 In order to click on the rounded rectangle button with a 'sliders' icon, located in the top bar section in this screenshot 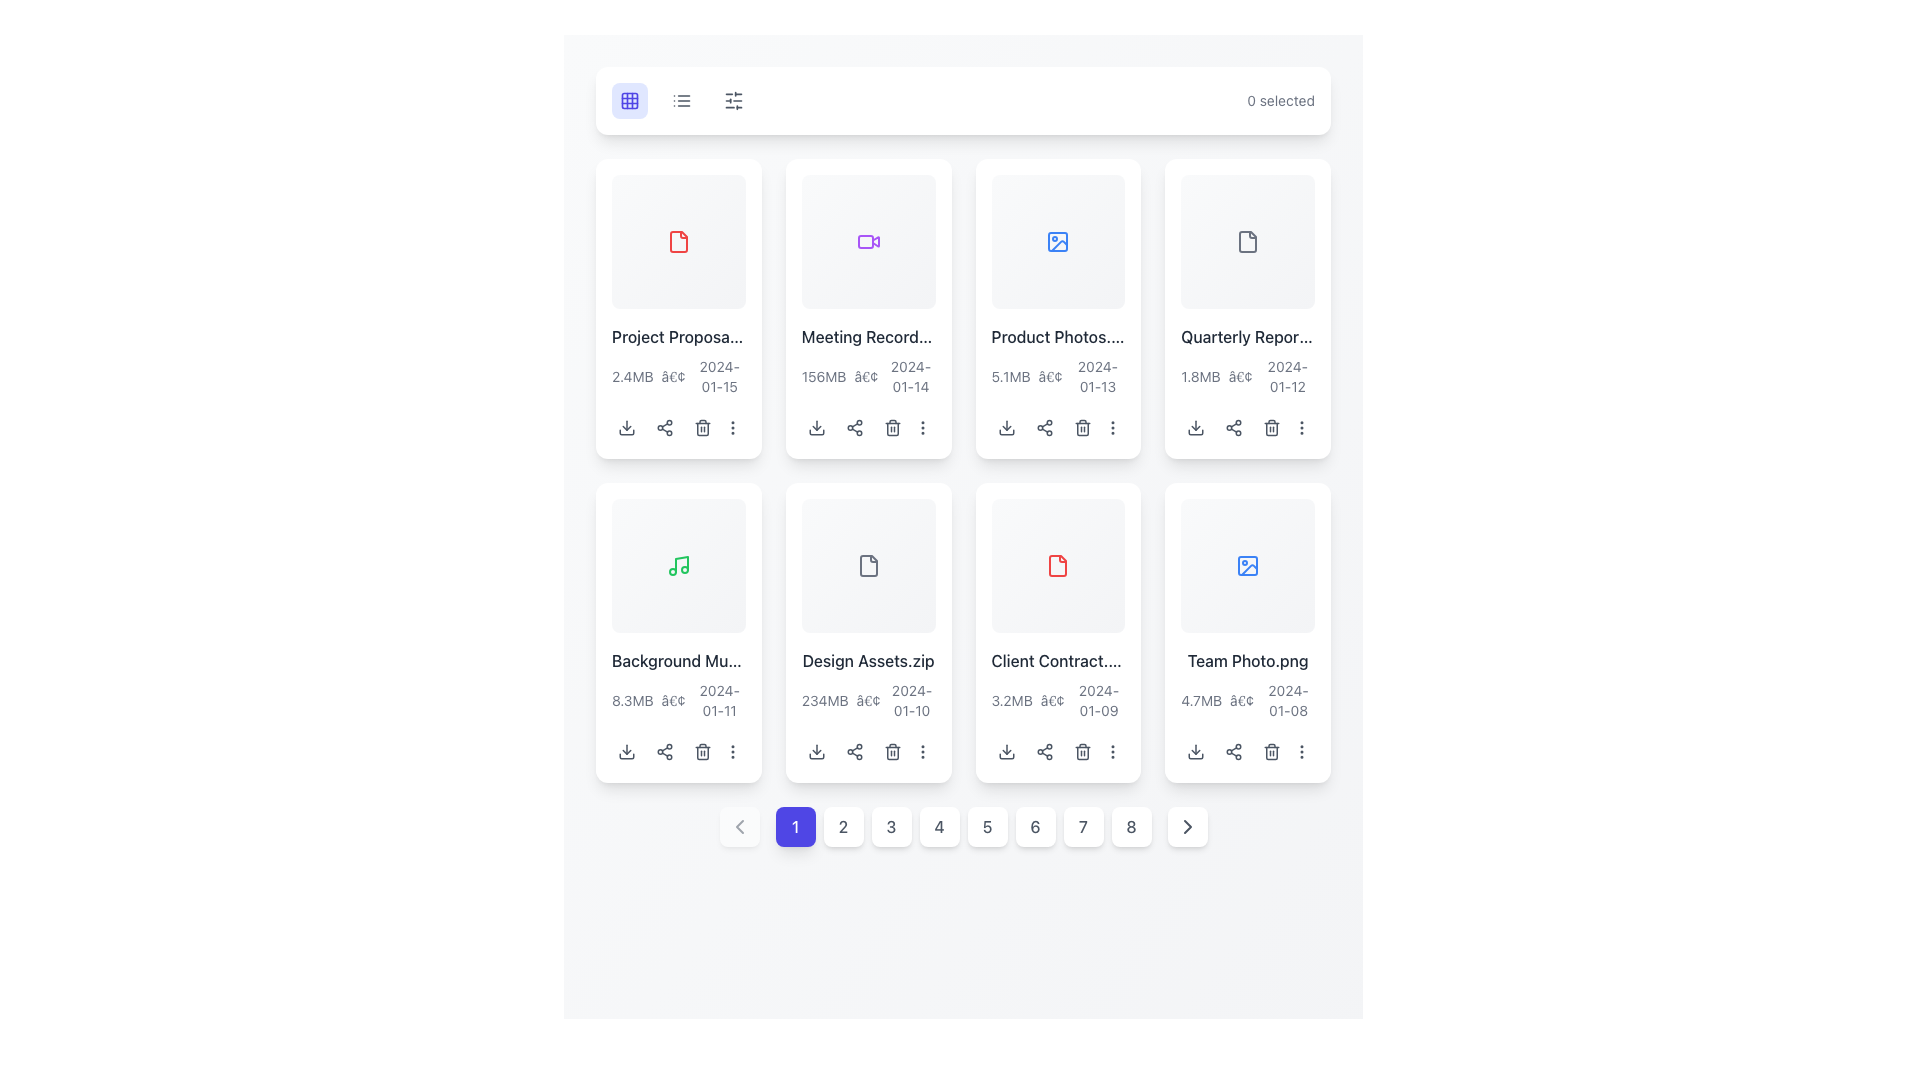, I will do `click(733, 100)`.